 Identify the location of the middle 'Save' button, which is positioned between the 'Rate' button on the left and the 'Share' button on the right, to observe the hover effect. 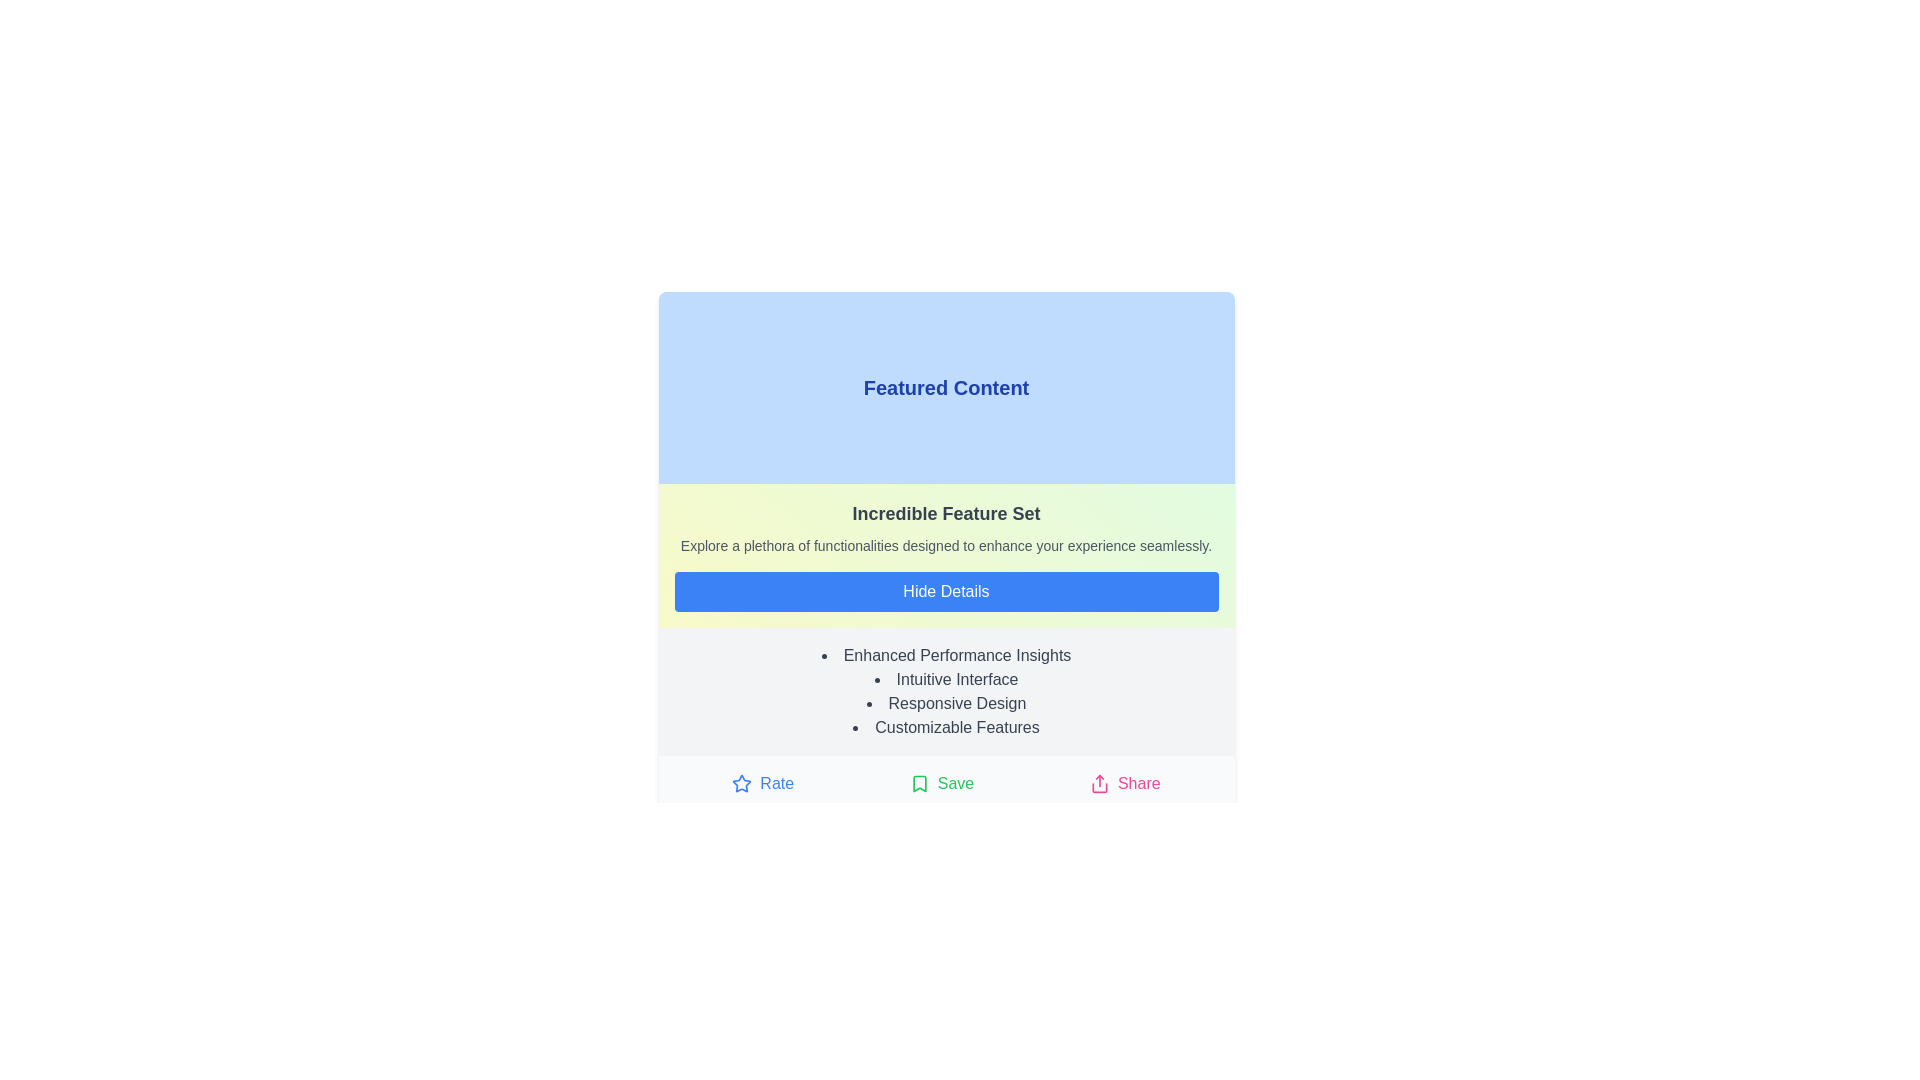
(940, 782).